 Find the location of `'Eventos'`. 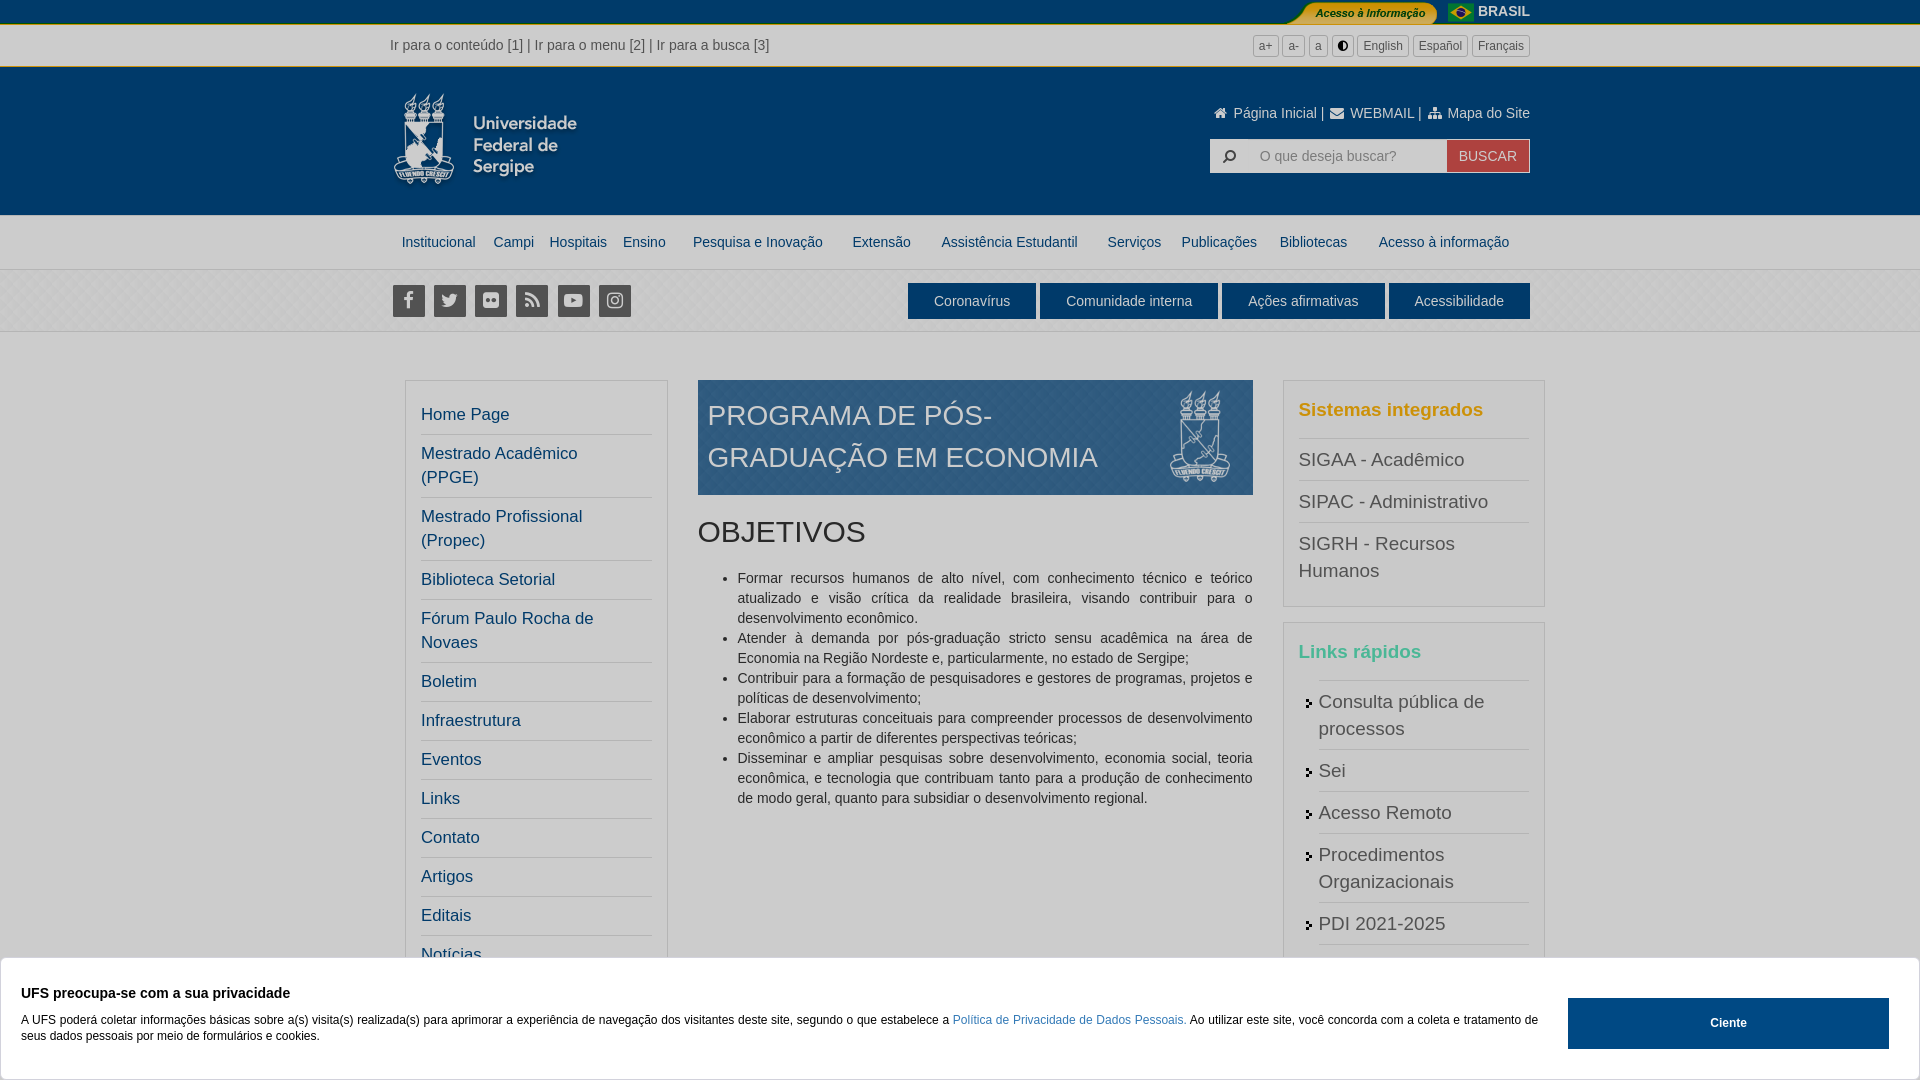

'Eventos' is located at coordinates (450, 759).